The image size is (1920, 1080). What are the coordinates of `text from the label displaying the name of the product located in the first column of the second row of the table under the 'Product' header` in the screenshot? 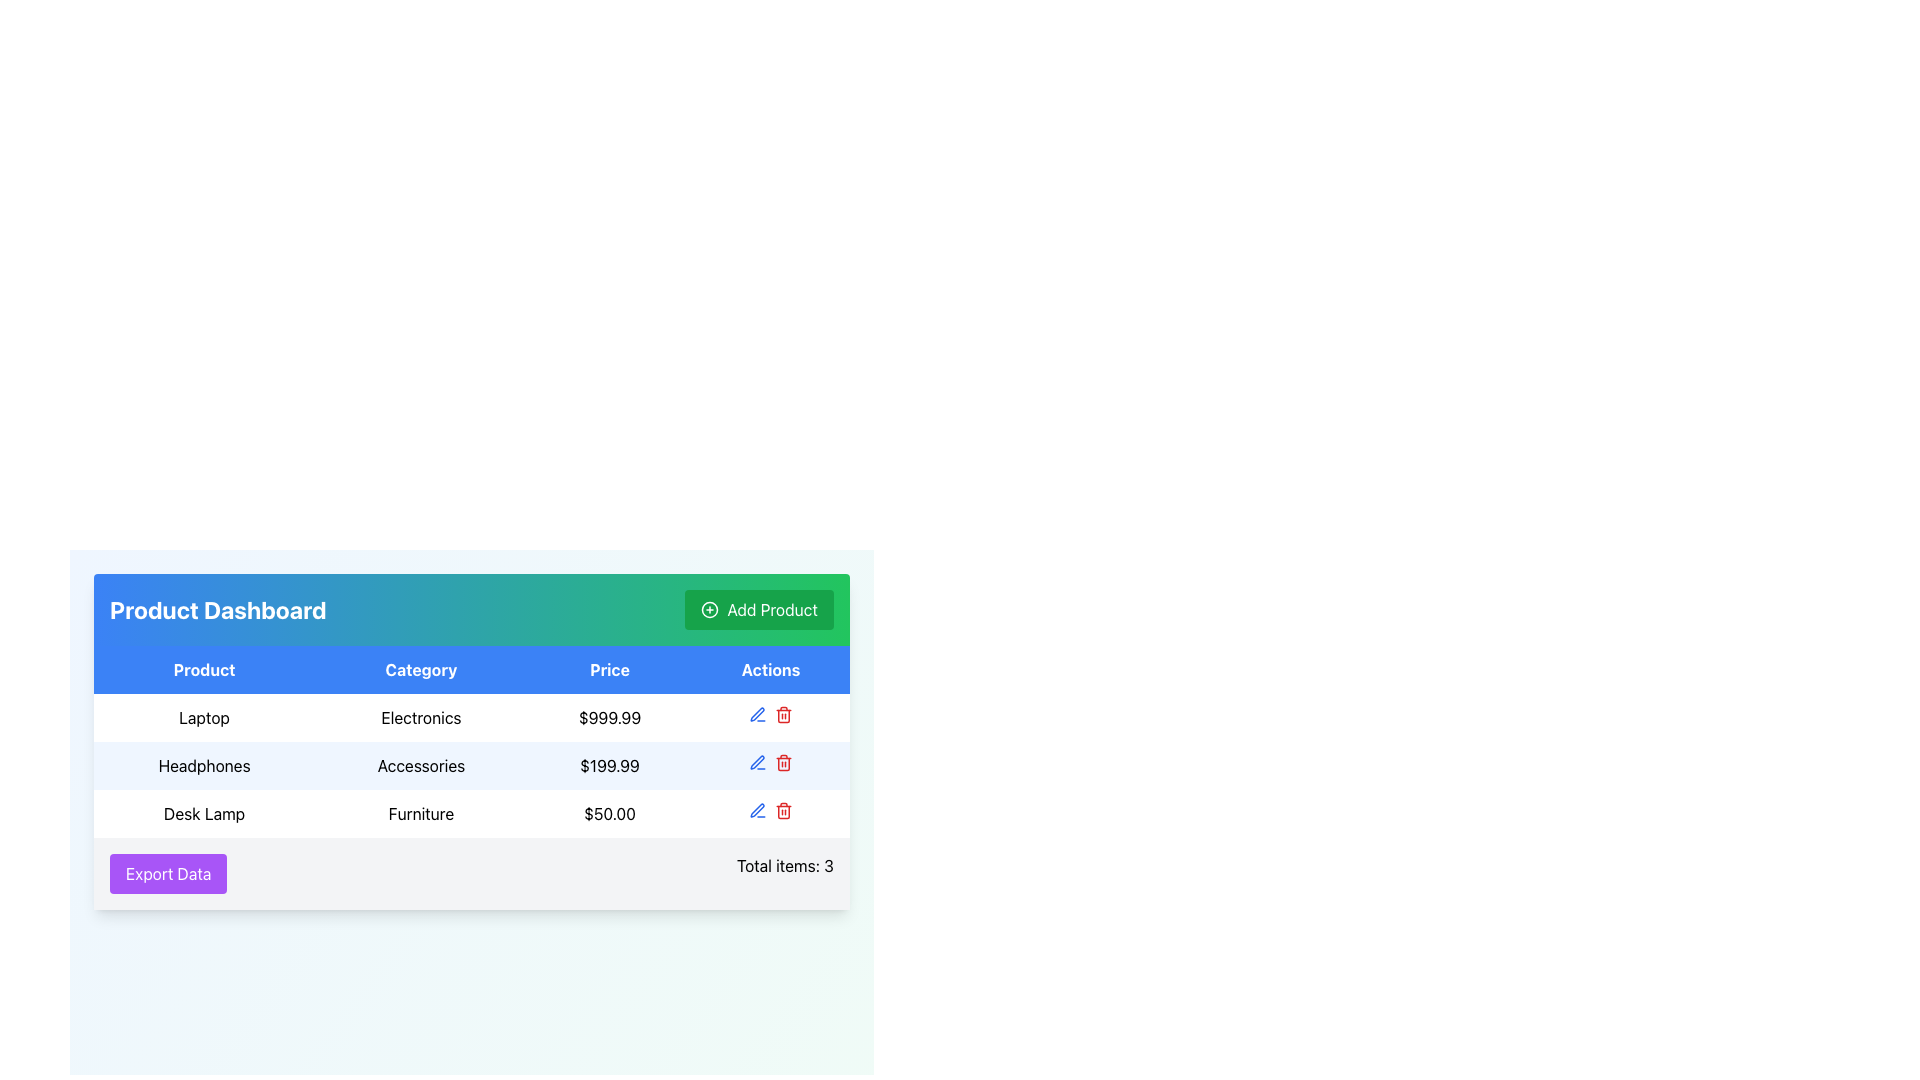 It's located at (204, 716).